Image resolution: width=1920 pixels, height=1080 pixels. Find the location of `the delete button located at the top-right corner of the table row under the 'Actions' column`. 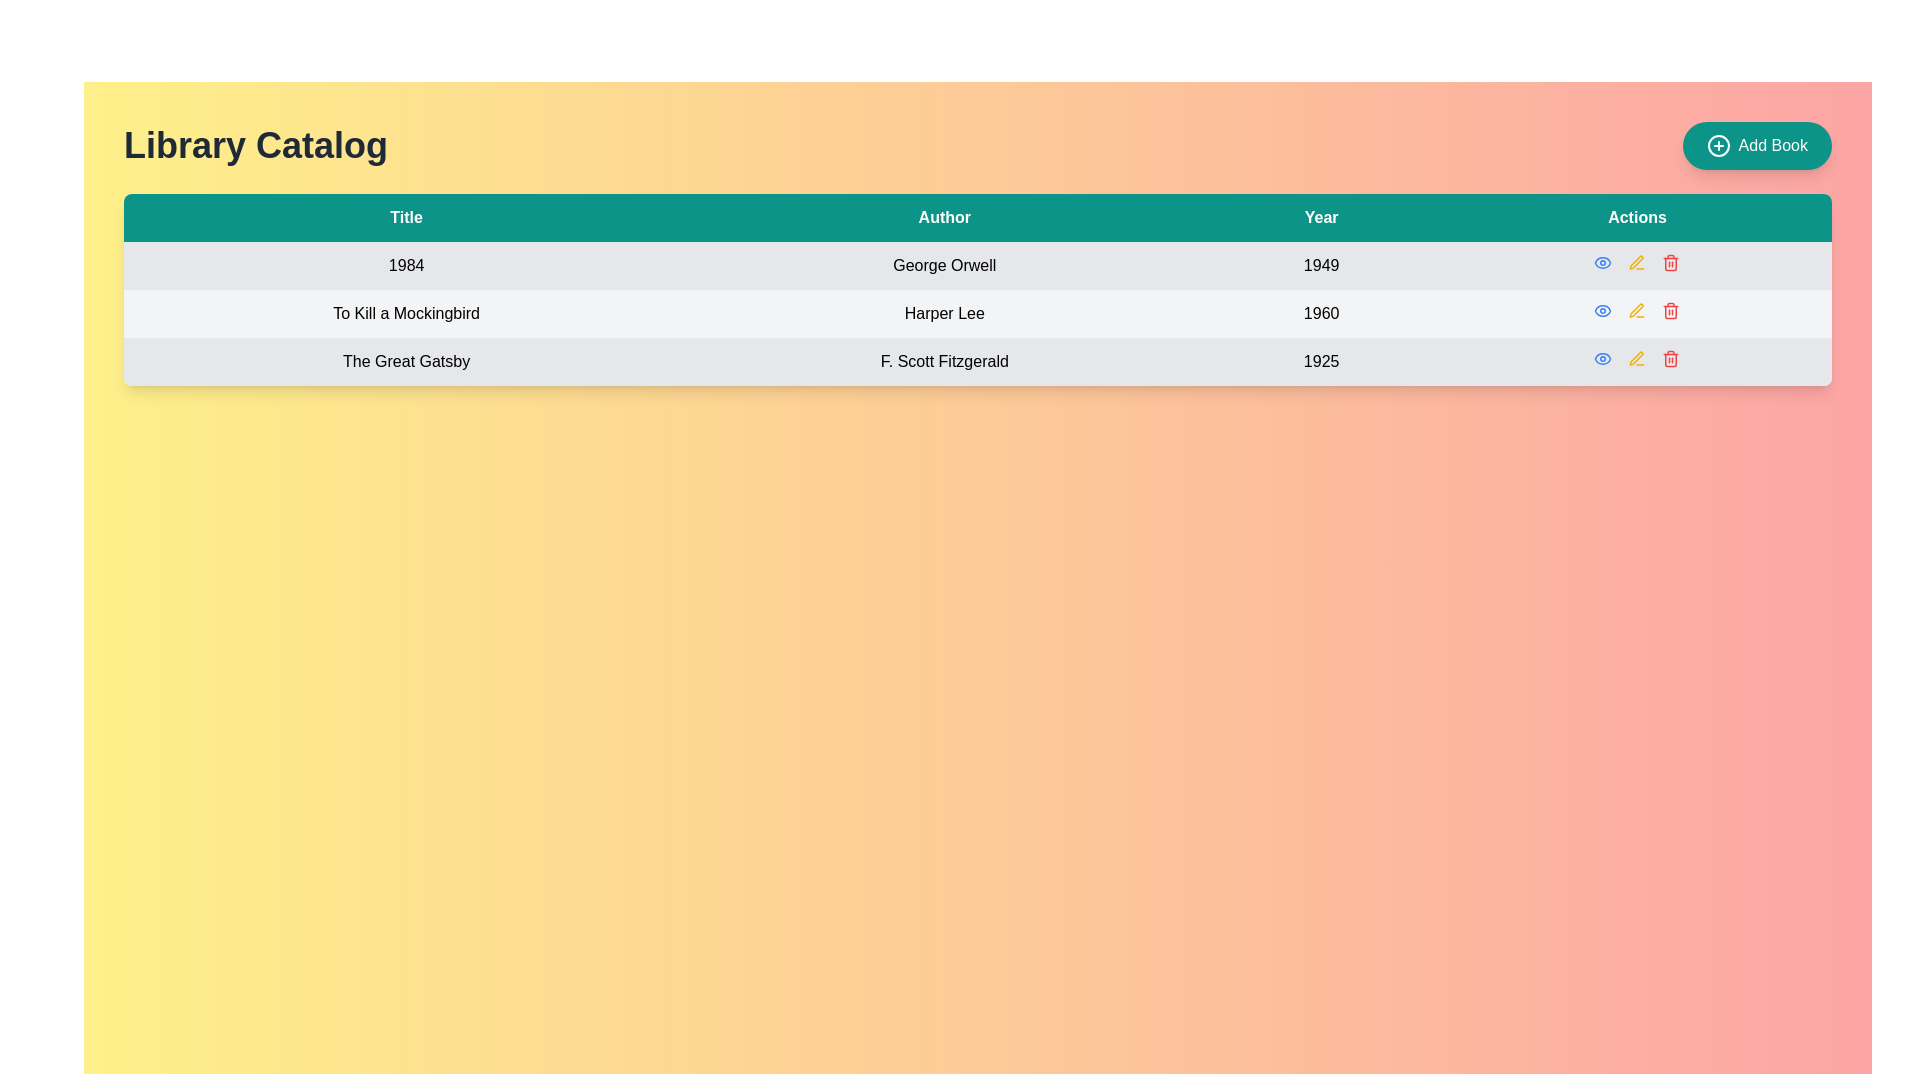

the delete button located at the top-right corner of the table row under the 'Actions' column is located at coordinates (1670, 261).